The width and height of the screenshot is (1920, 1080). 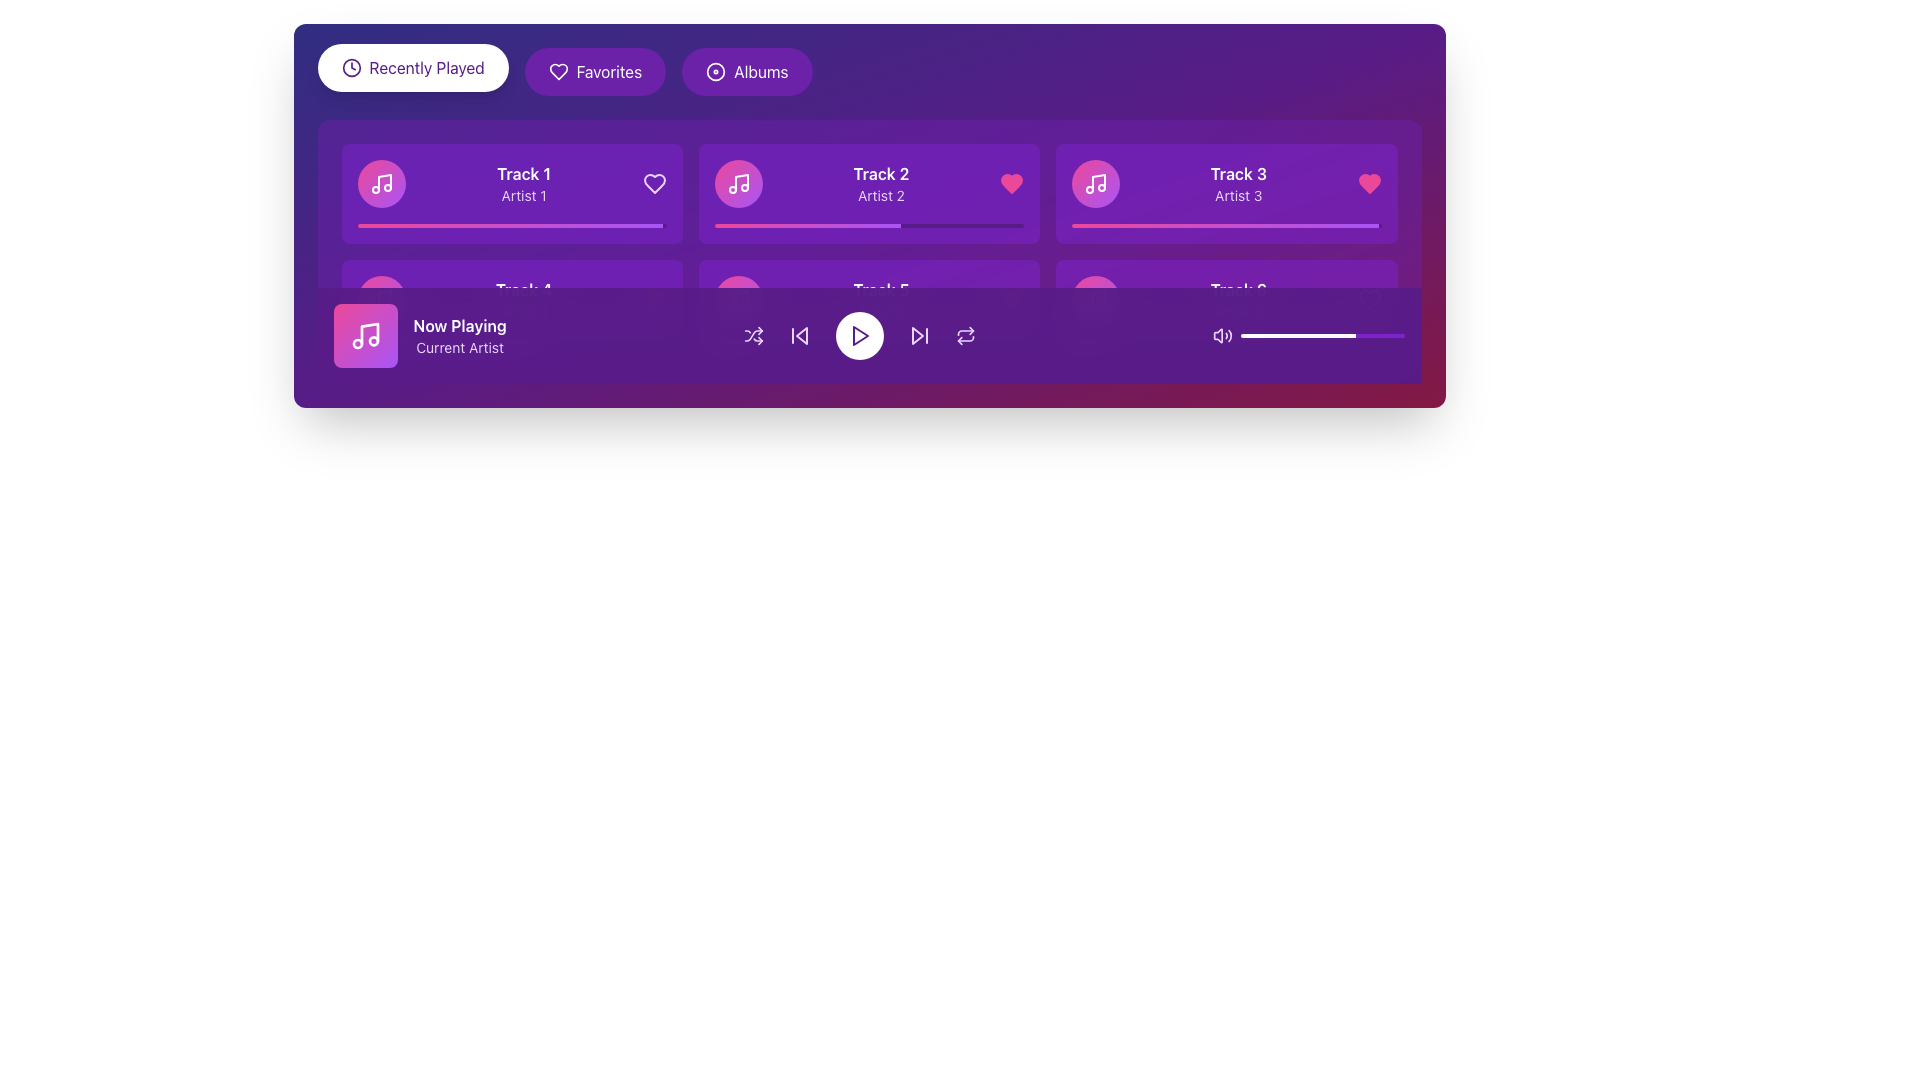 I want to click on the circular white play button with a purple-bordered triangular play icon located at the center of the music control bar to play or pause the music track, so click(x=860, y=334).